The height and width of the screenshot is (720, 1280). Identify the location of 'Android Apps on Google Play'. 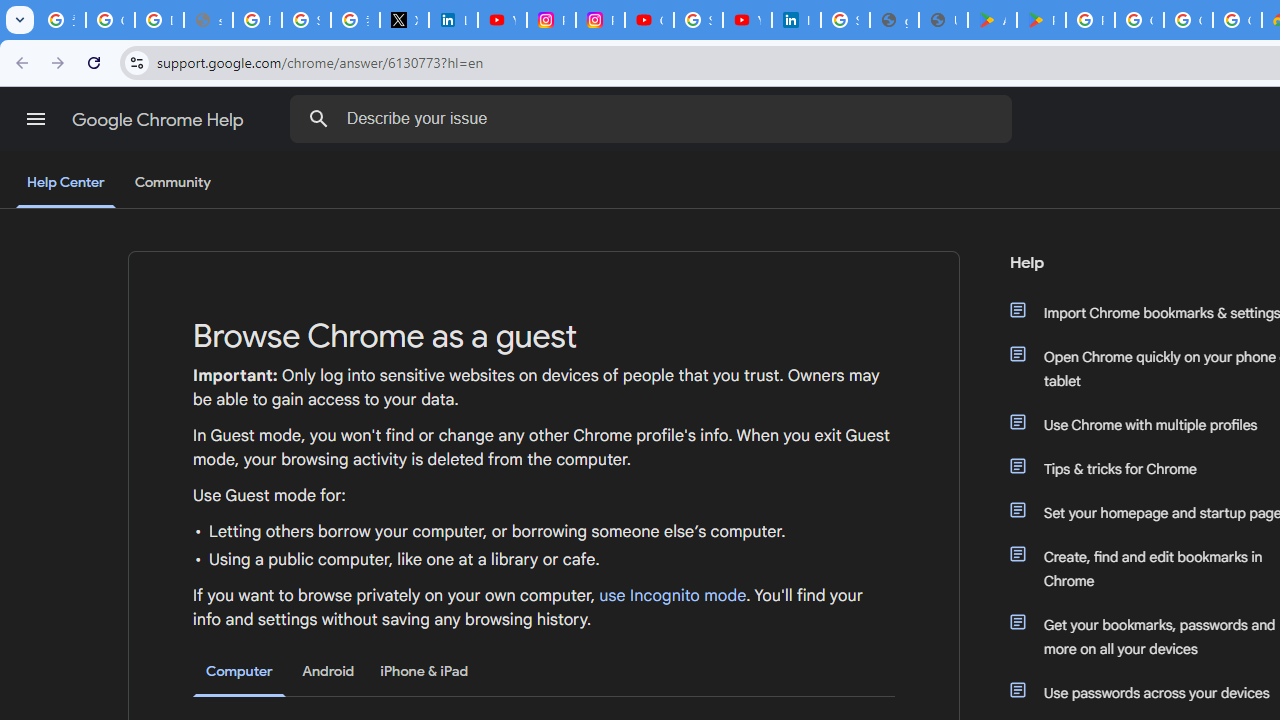
(992, 20).